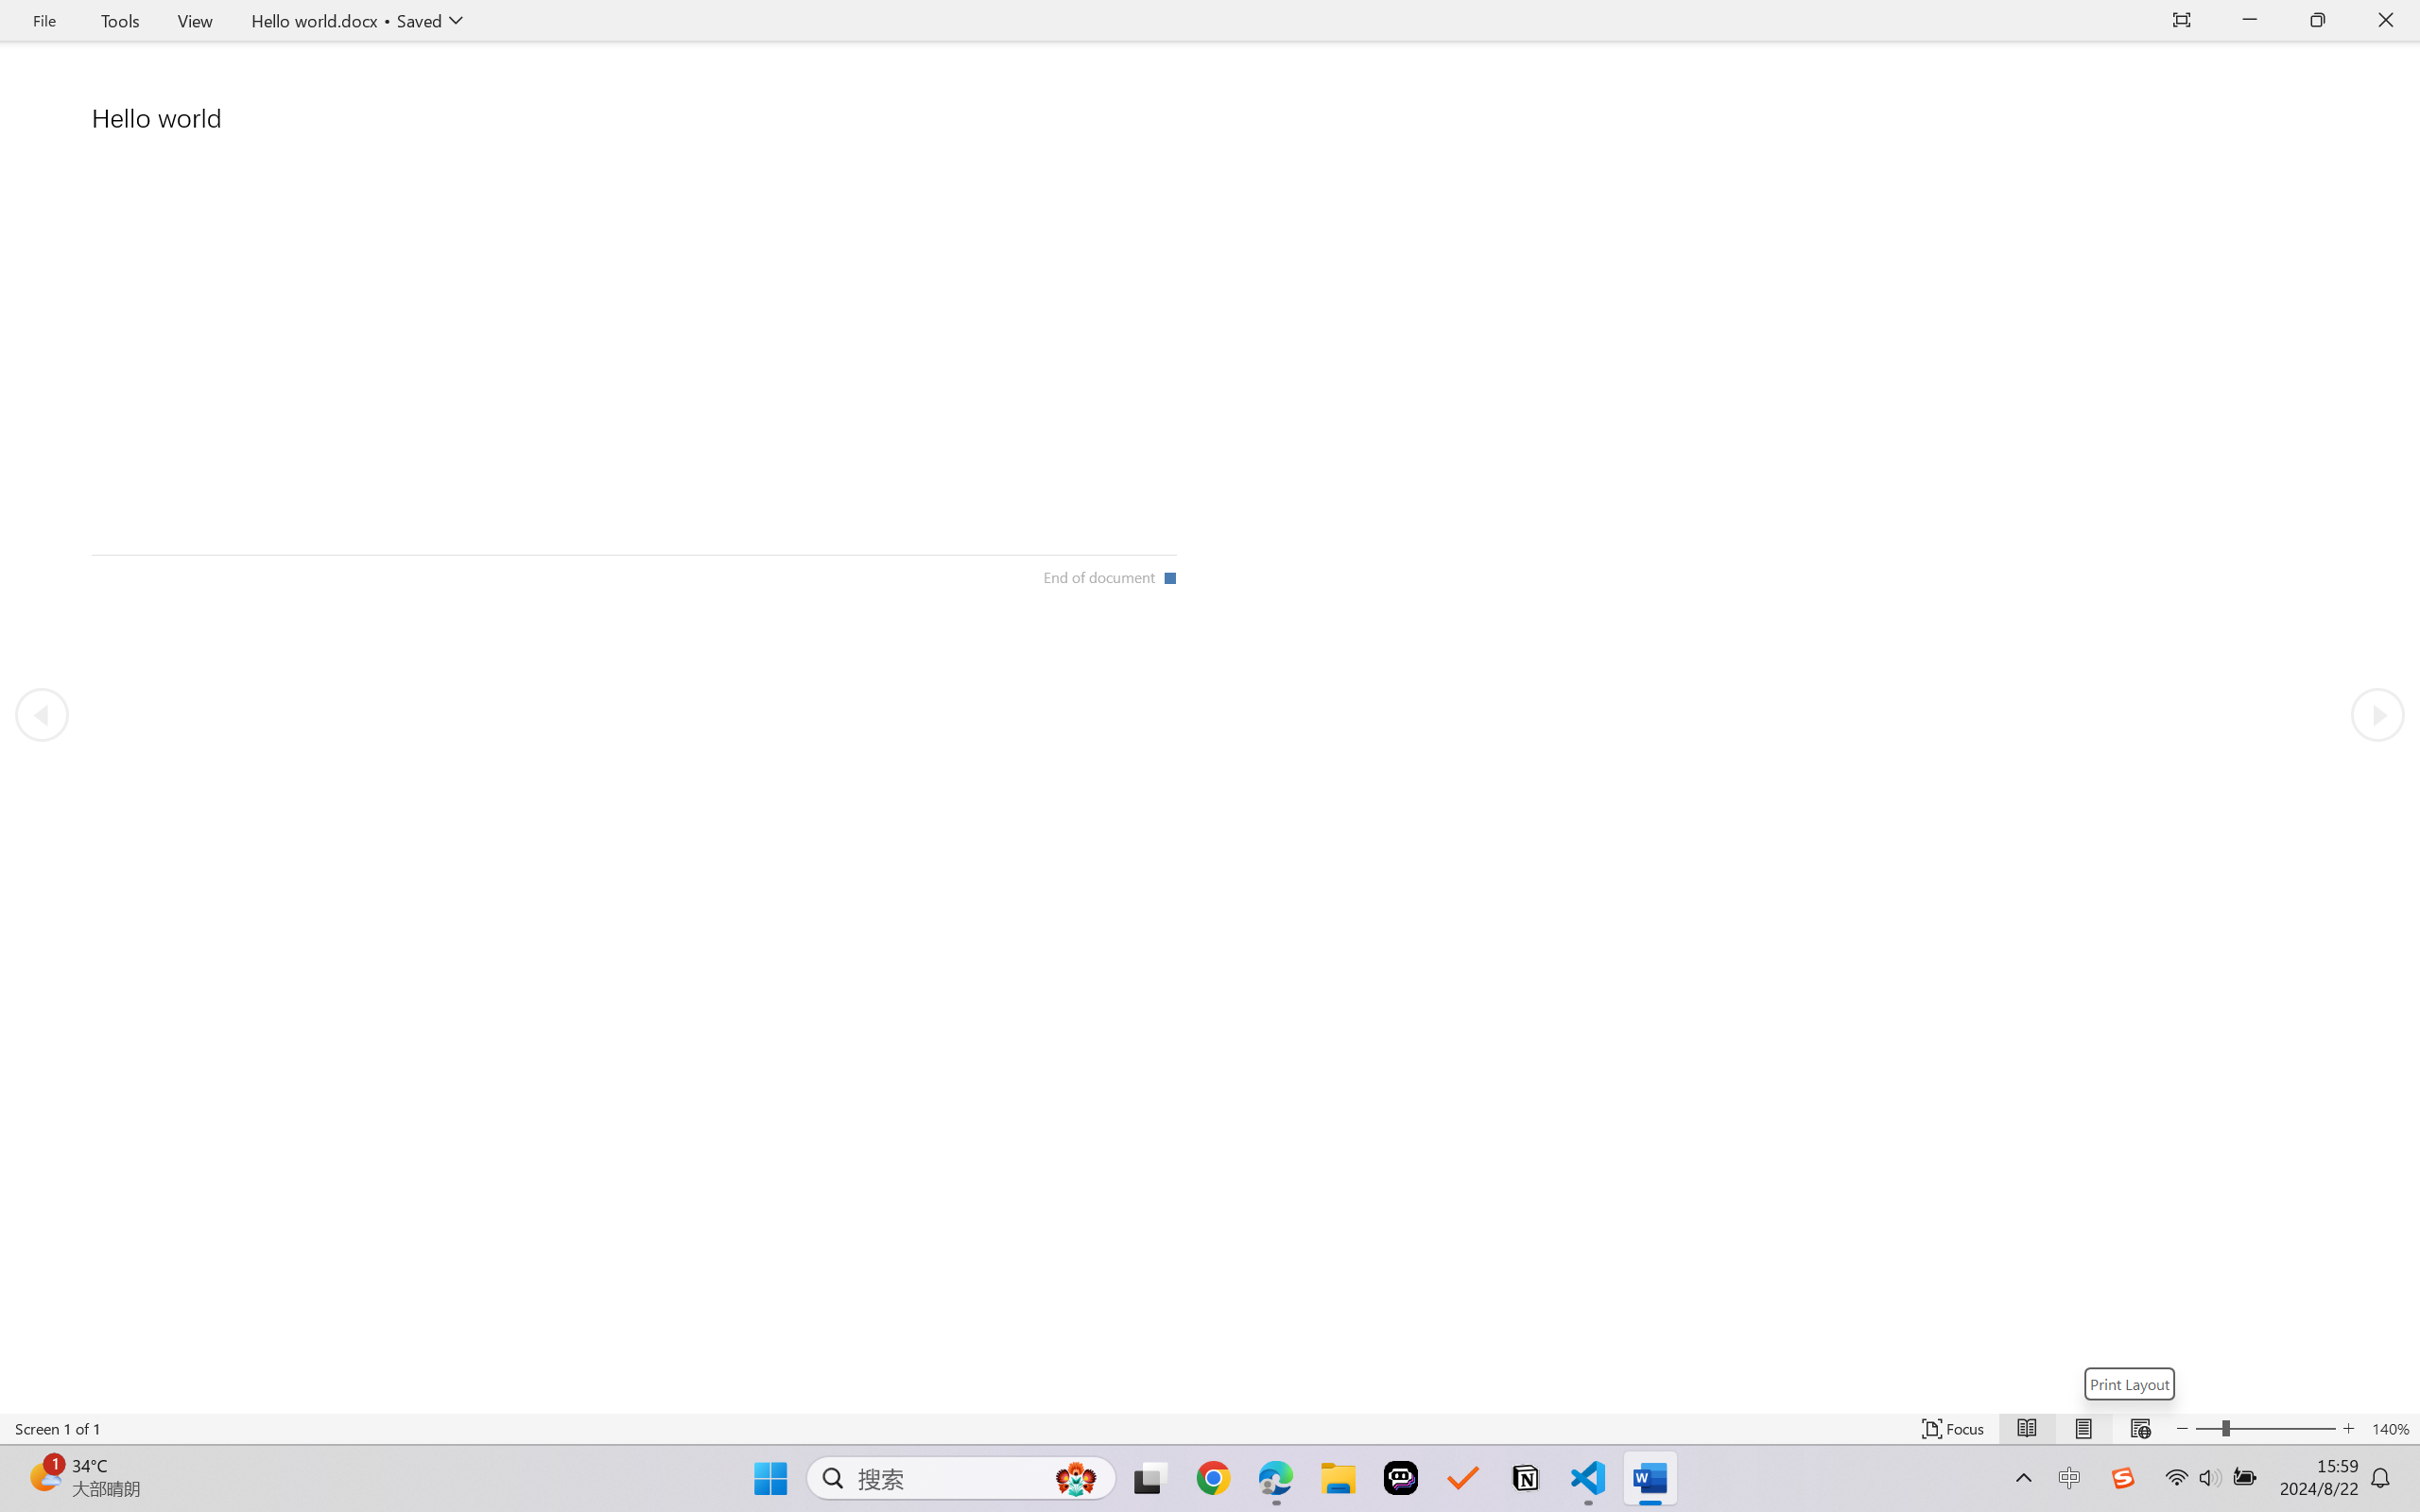 The height and width of the screenshot is (1512, 2420). What do you see at coordinates (43, 1476) in the screenshot?
I see `'AutomationID: BadgeAnchorLargeTicker'` at bounding box center [43, 1476].